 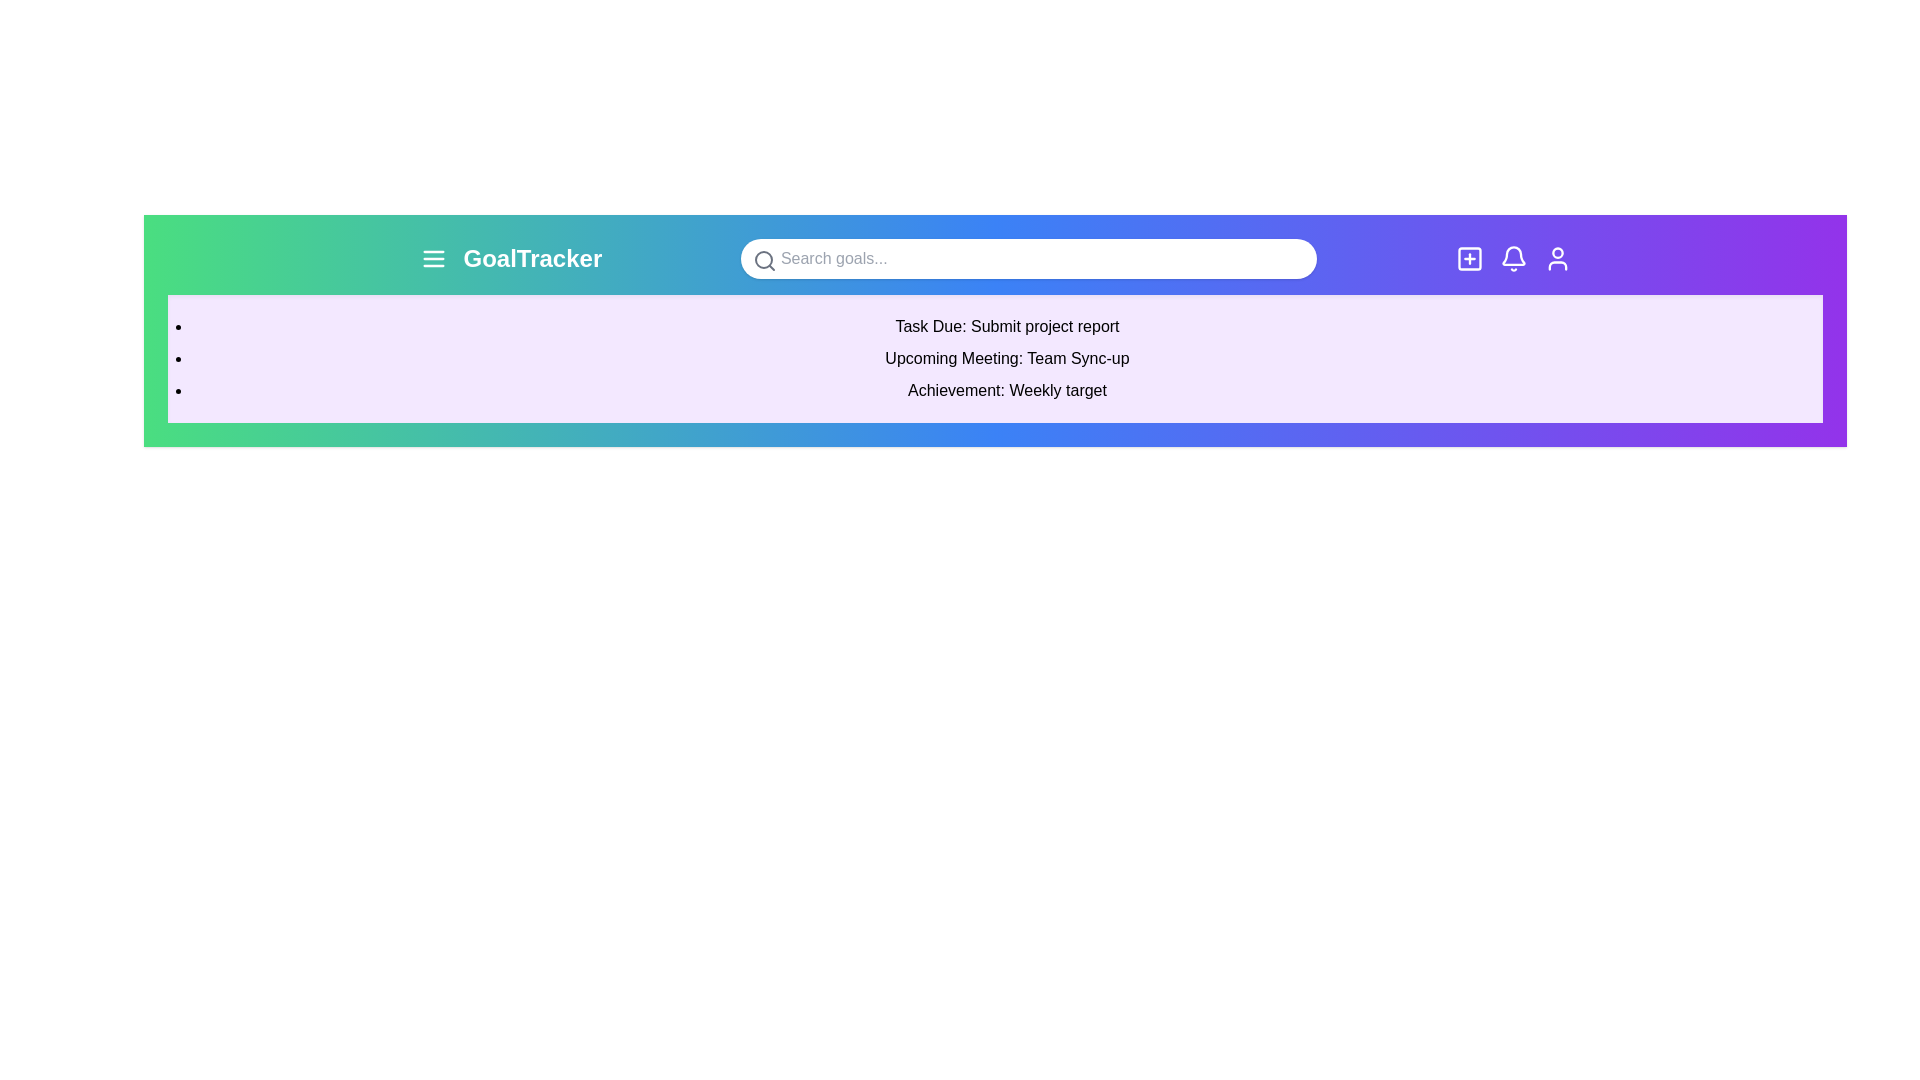 I want to click on the notification bell icon to toggle notifications, so click(x=1513, y=257).